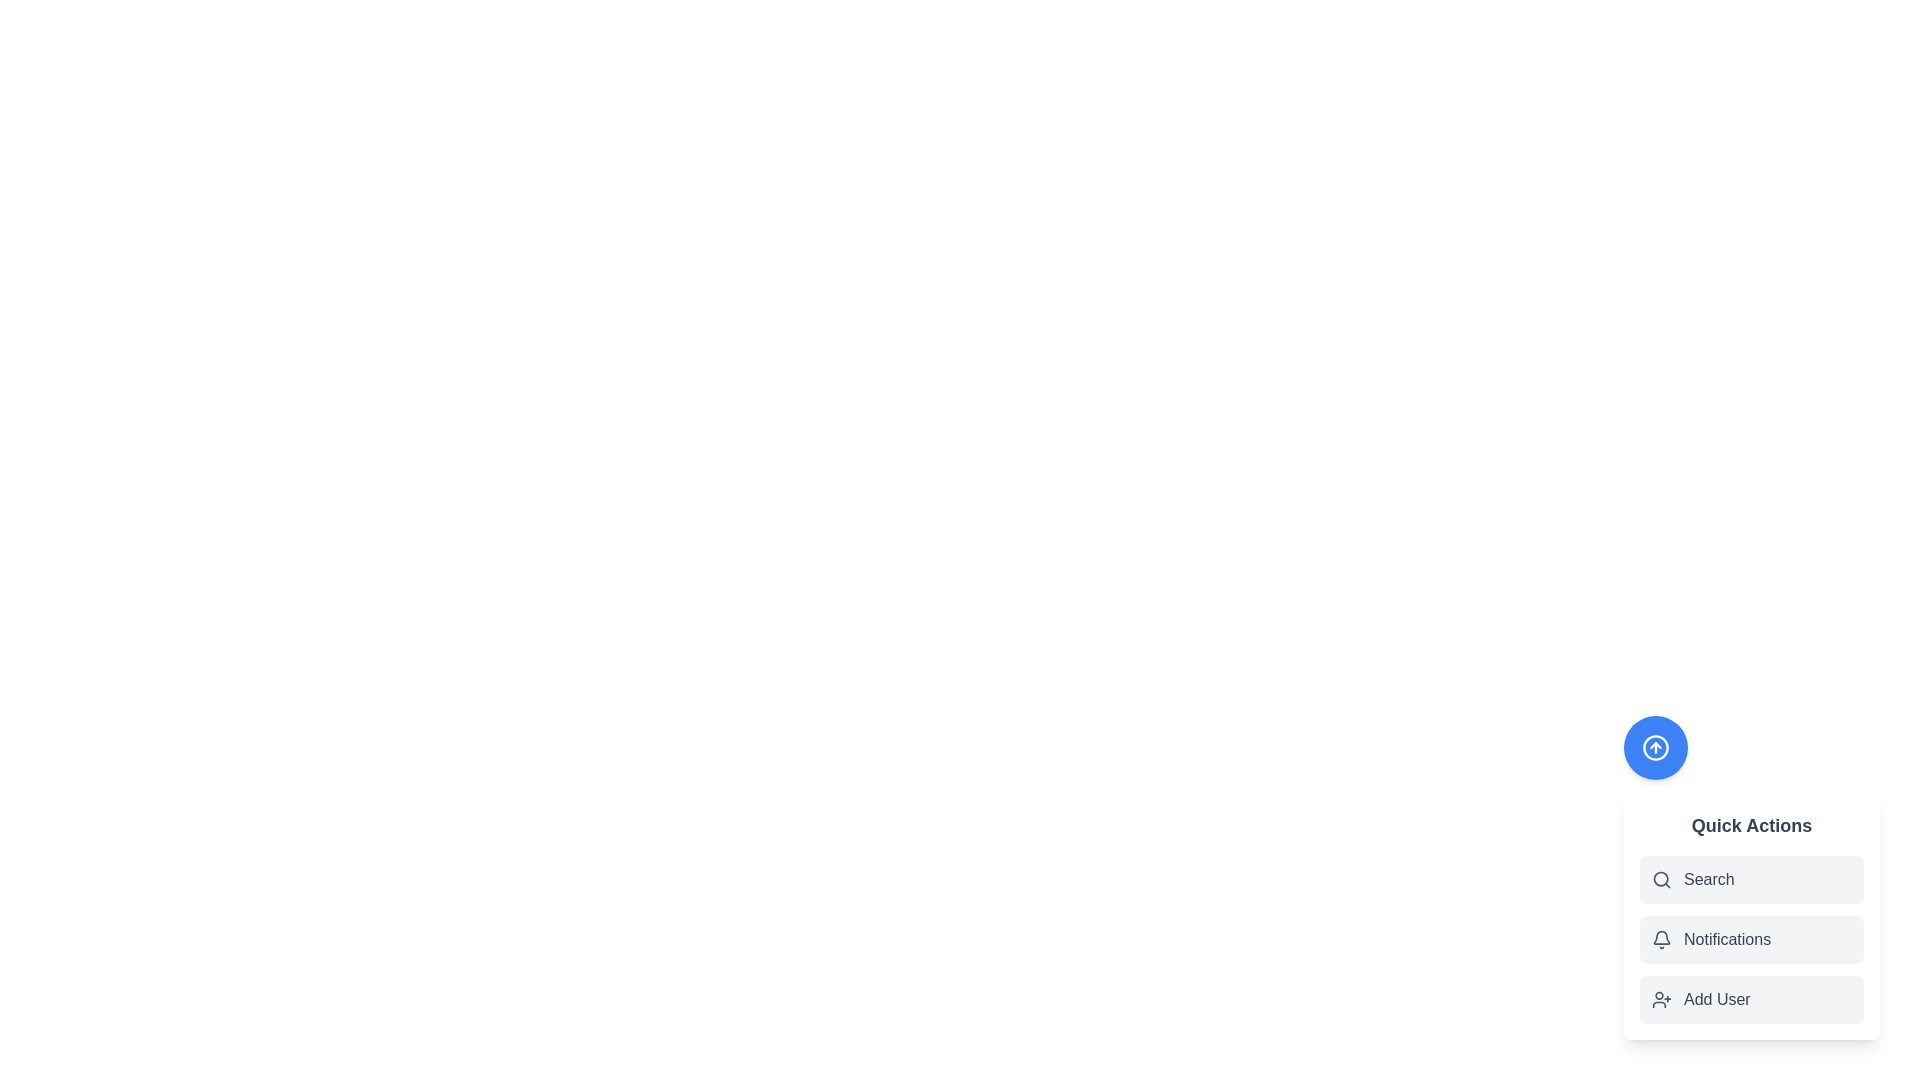 The image size is (1920, 1080). What do you see at coordinates (1751, 918) in the screenshot?
I see `the second button in the vertically arranged 'Quick Actions' menu at the bottom right corner of the interface` at bounding box center [1751, 918].